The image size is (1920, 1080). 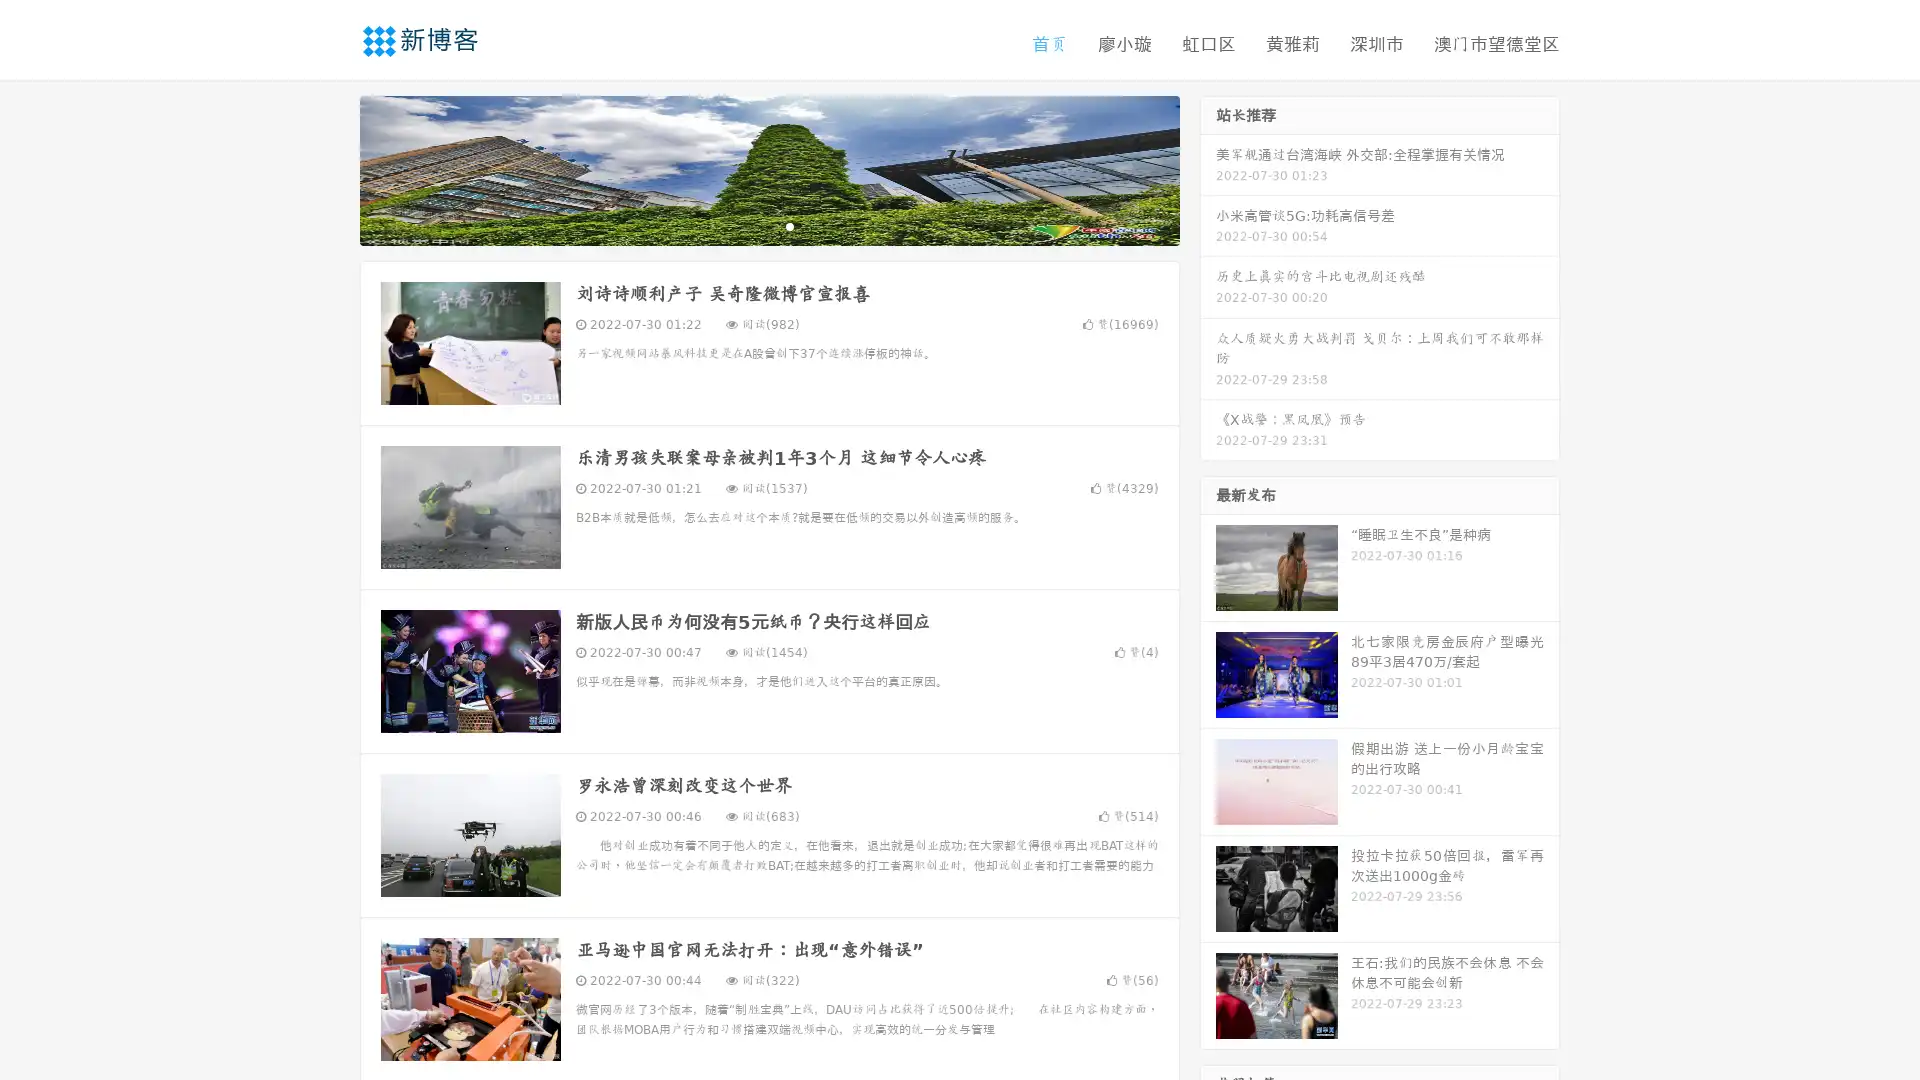 What do you see at coordinates (789, 225) in the screenshot?
I see `Go to slide 3` at bounding box center [789, 225].